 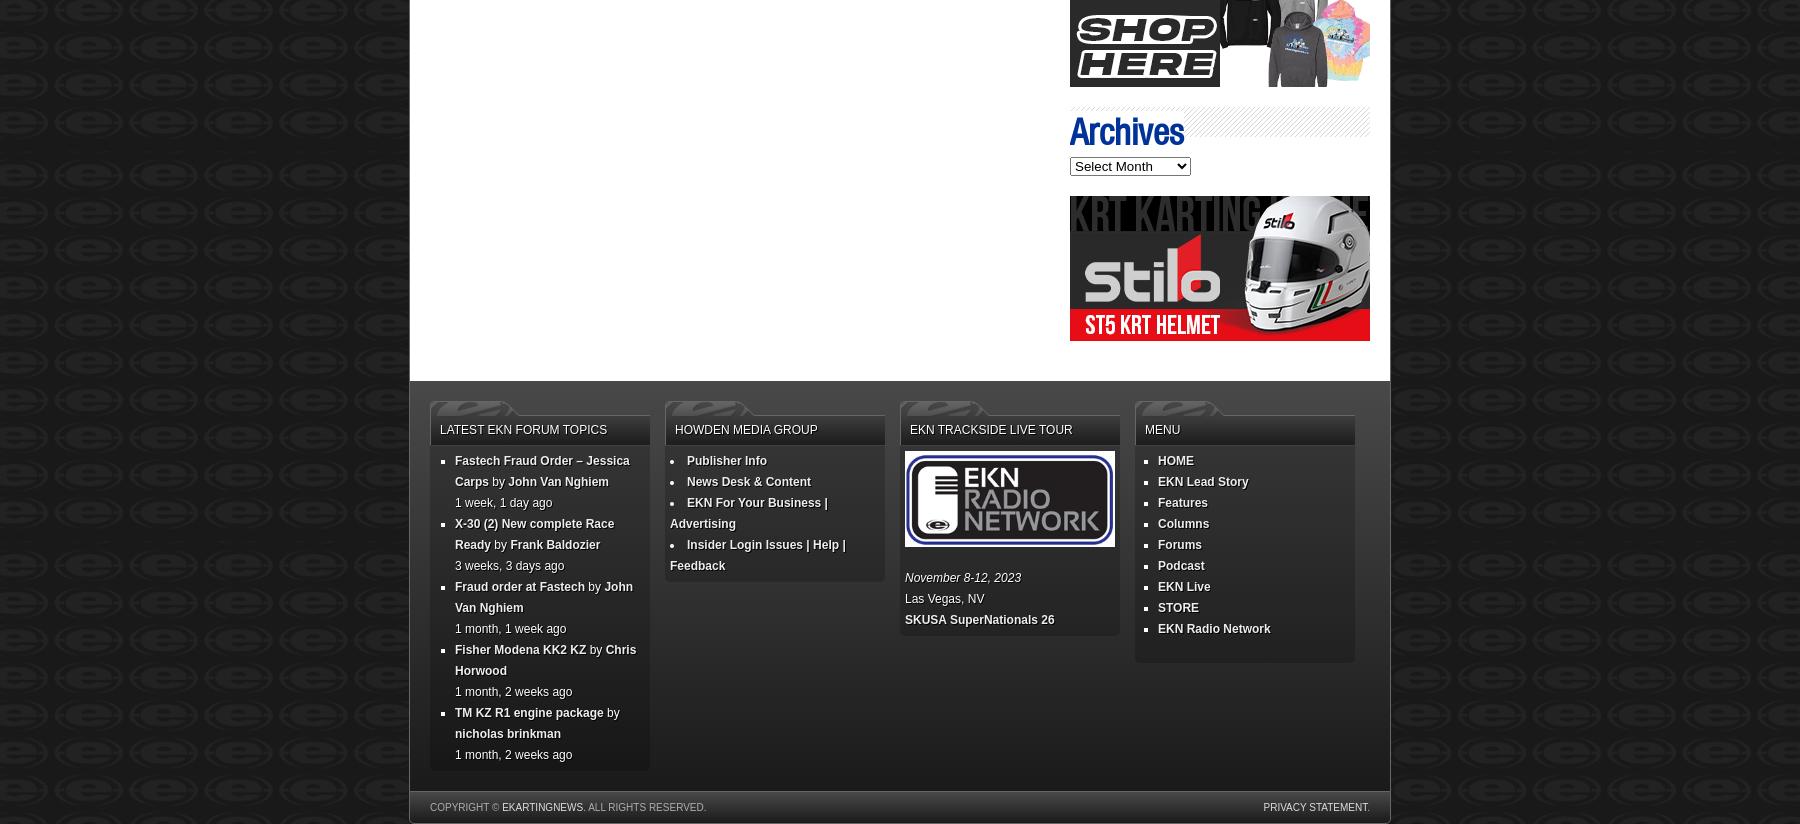 What do you see at coordinates (909, 428) in the screenshot?
I see `'EKN TRACKSIDE LIVE TOUR'` at bounding box center [909, 428].